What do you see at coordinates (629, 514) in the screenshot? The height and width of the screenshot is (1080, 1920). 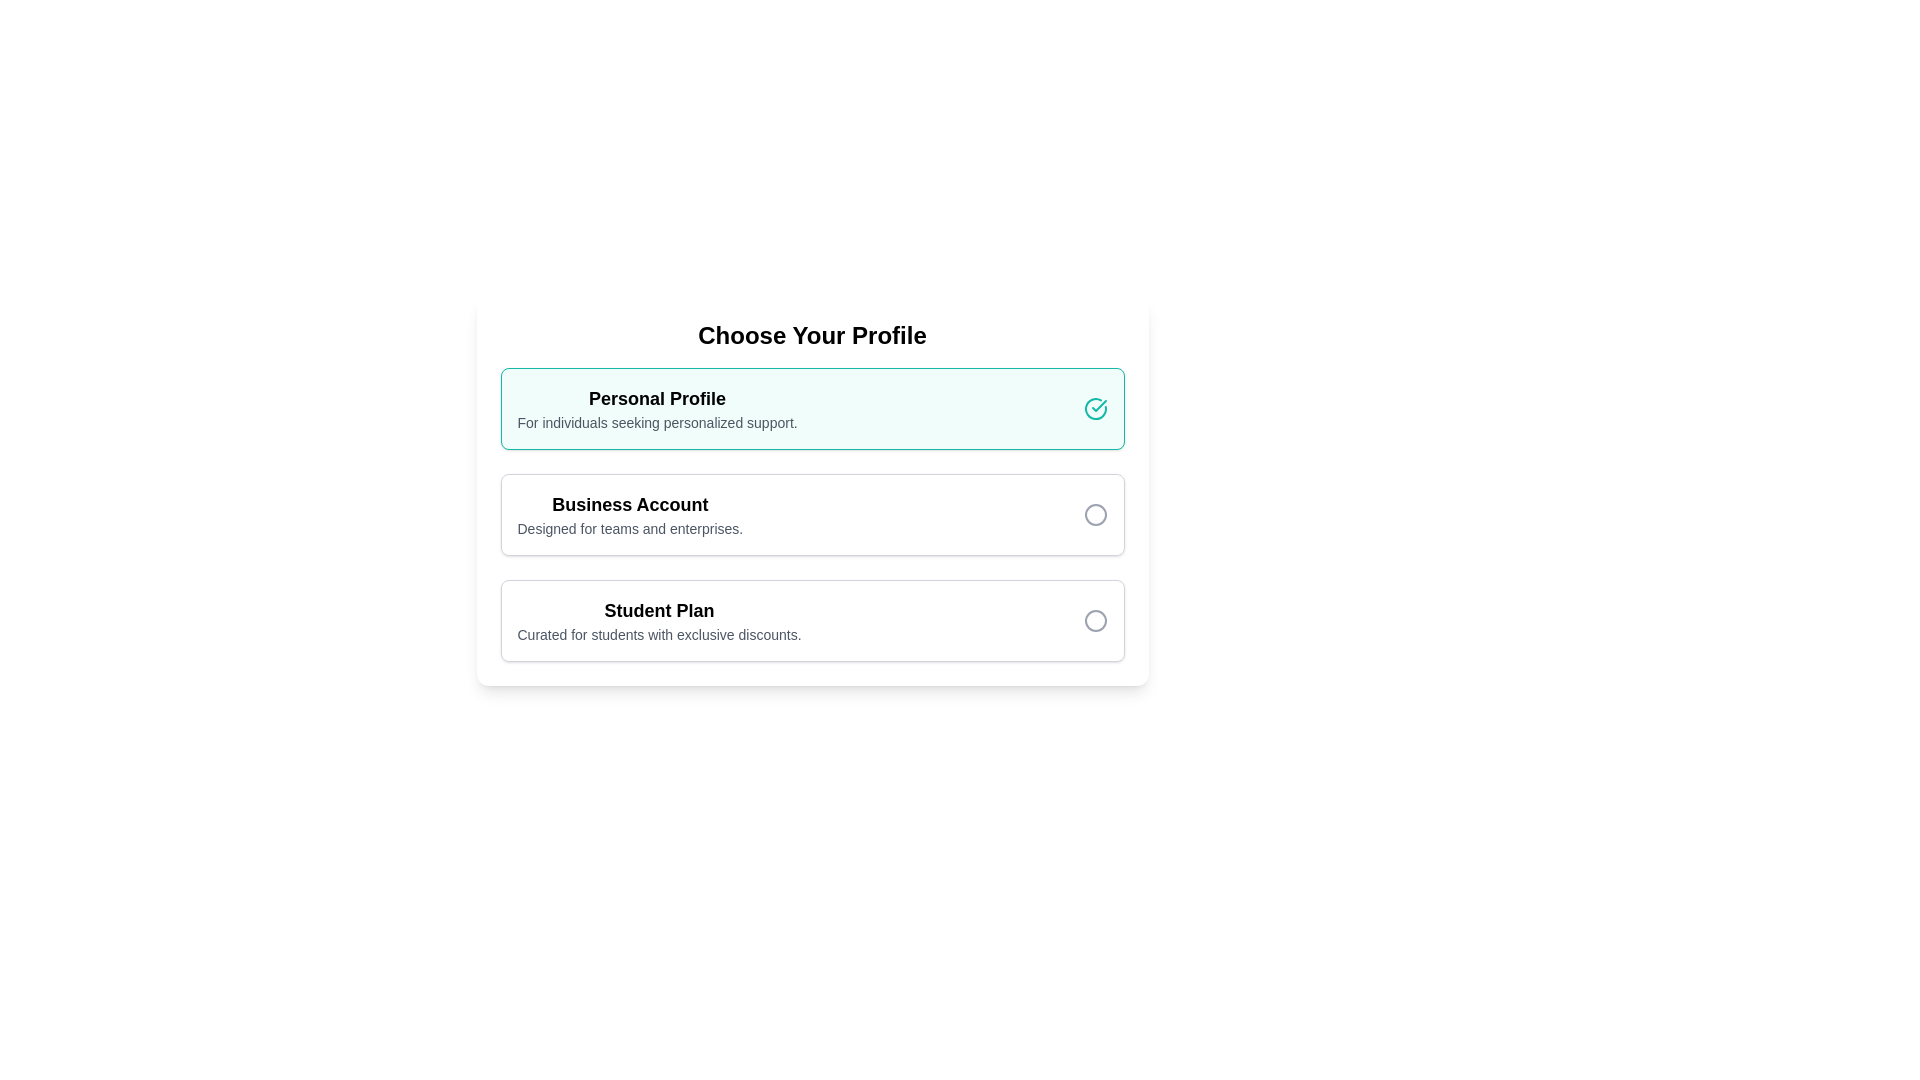 I see `the second selectable option in the vertical list of profile selections labeled 'Business Account' under 'Choose Your Profile'` at bounding box center [629, 514].